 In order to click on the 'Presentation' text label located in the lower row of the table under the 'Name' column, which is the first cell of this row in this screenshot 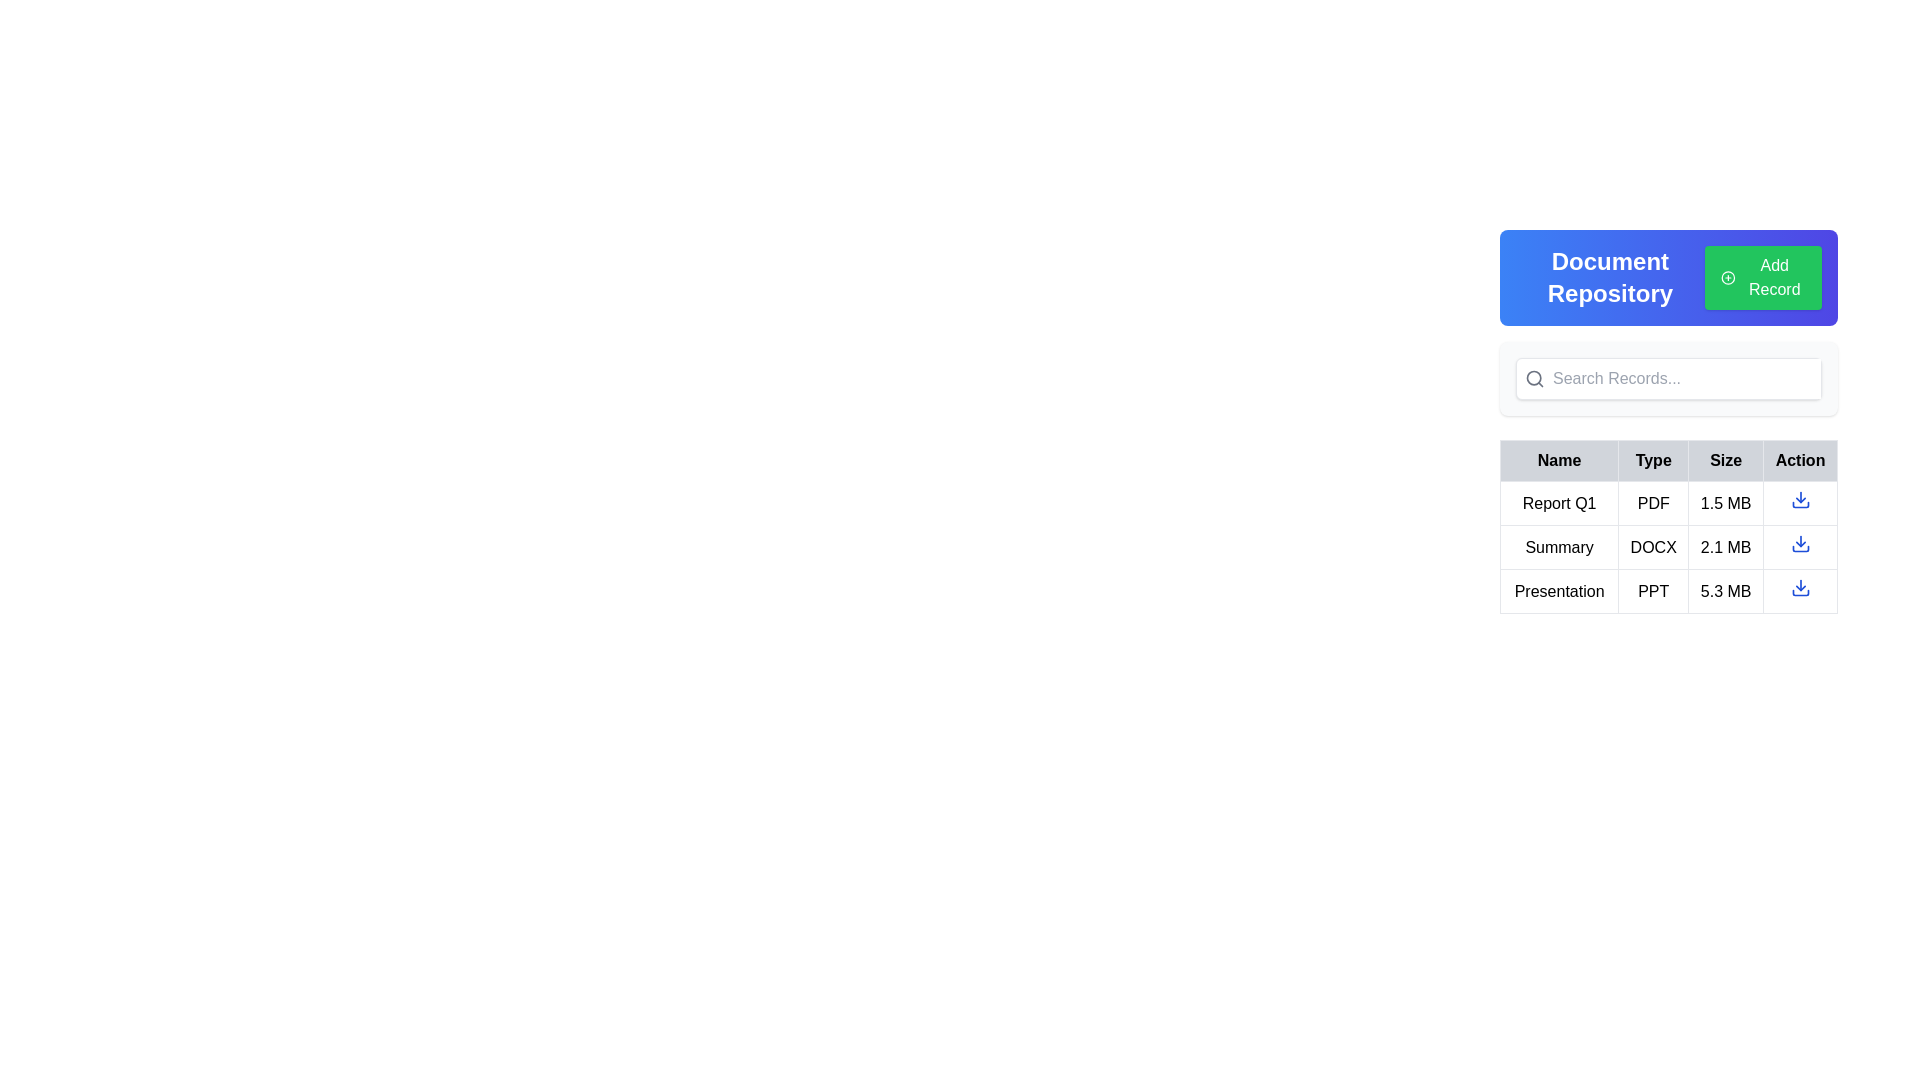, I will do `click(1558, 590)`.